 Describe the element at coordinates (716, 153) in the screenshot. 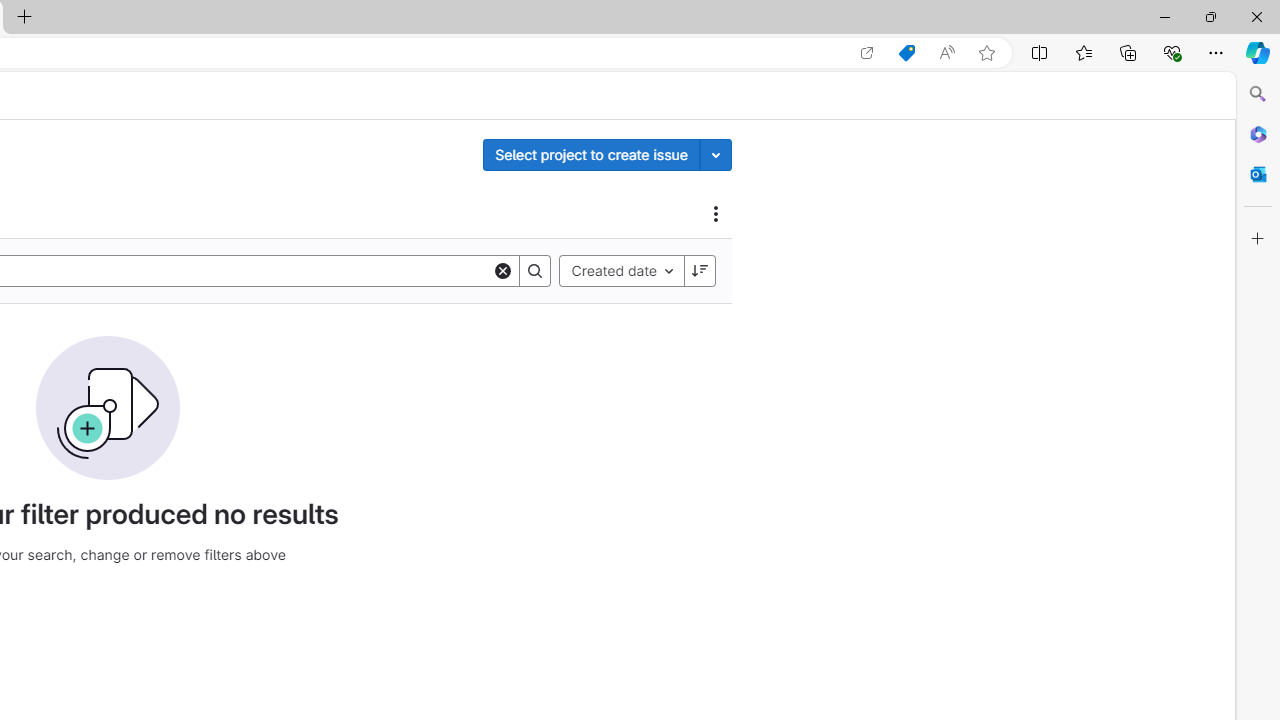

I see `'Toggle project select'` at that location.